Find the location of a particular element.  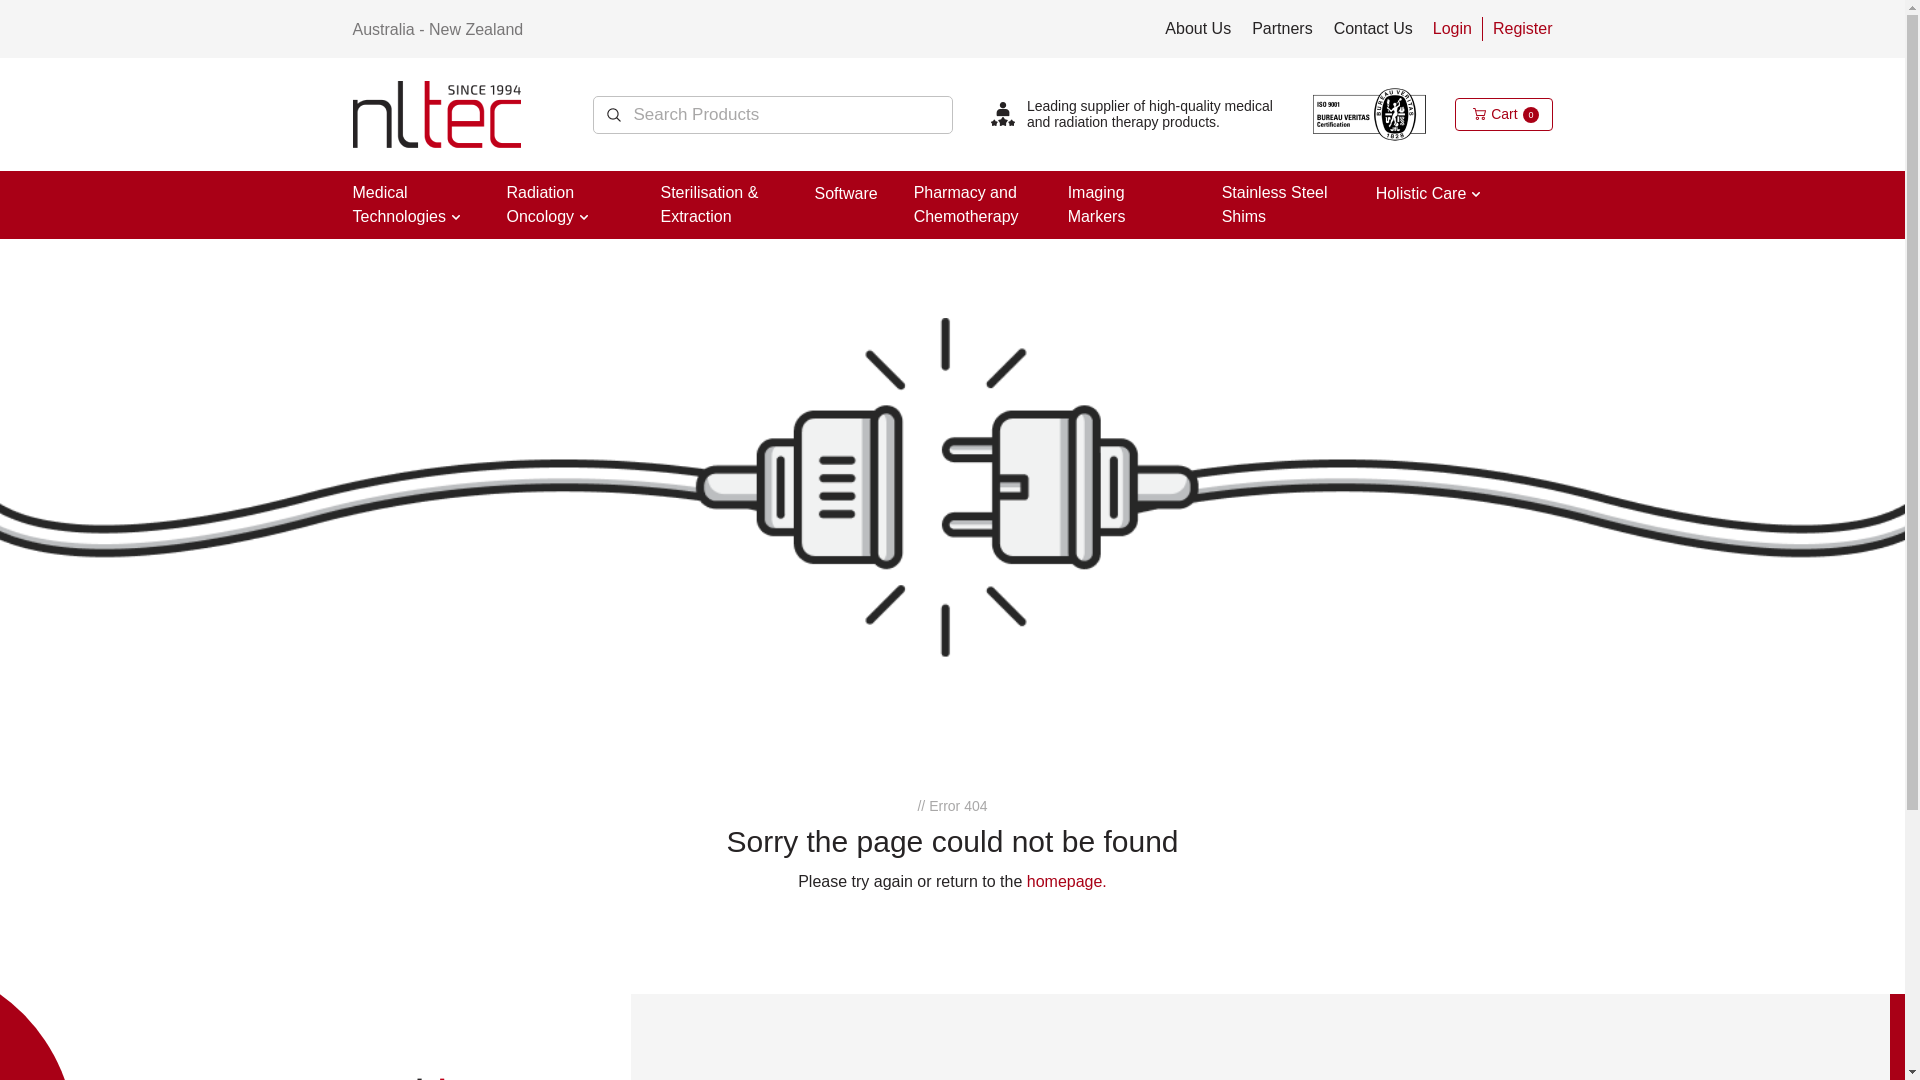

'Pharmacy and Chemotherapy' is located at coordinates (966, 204).